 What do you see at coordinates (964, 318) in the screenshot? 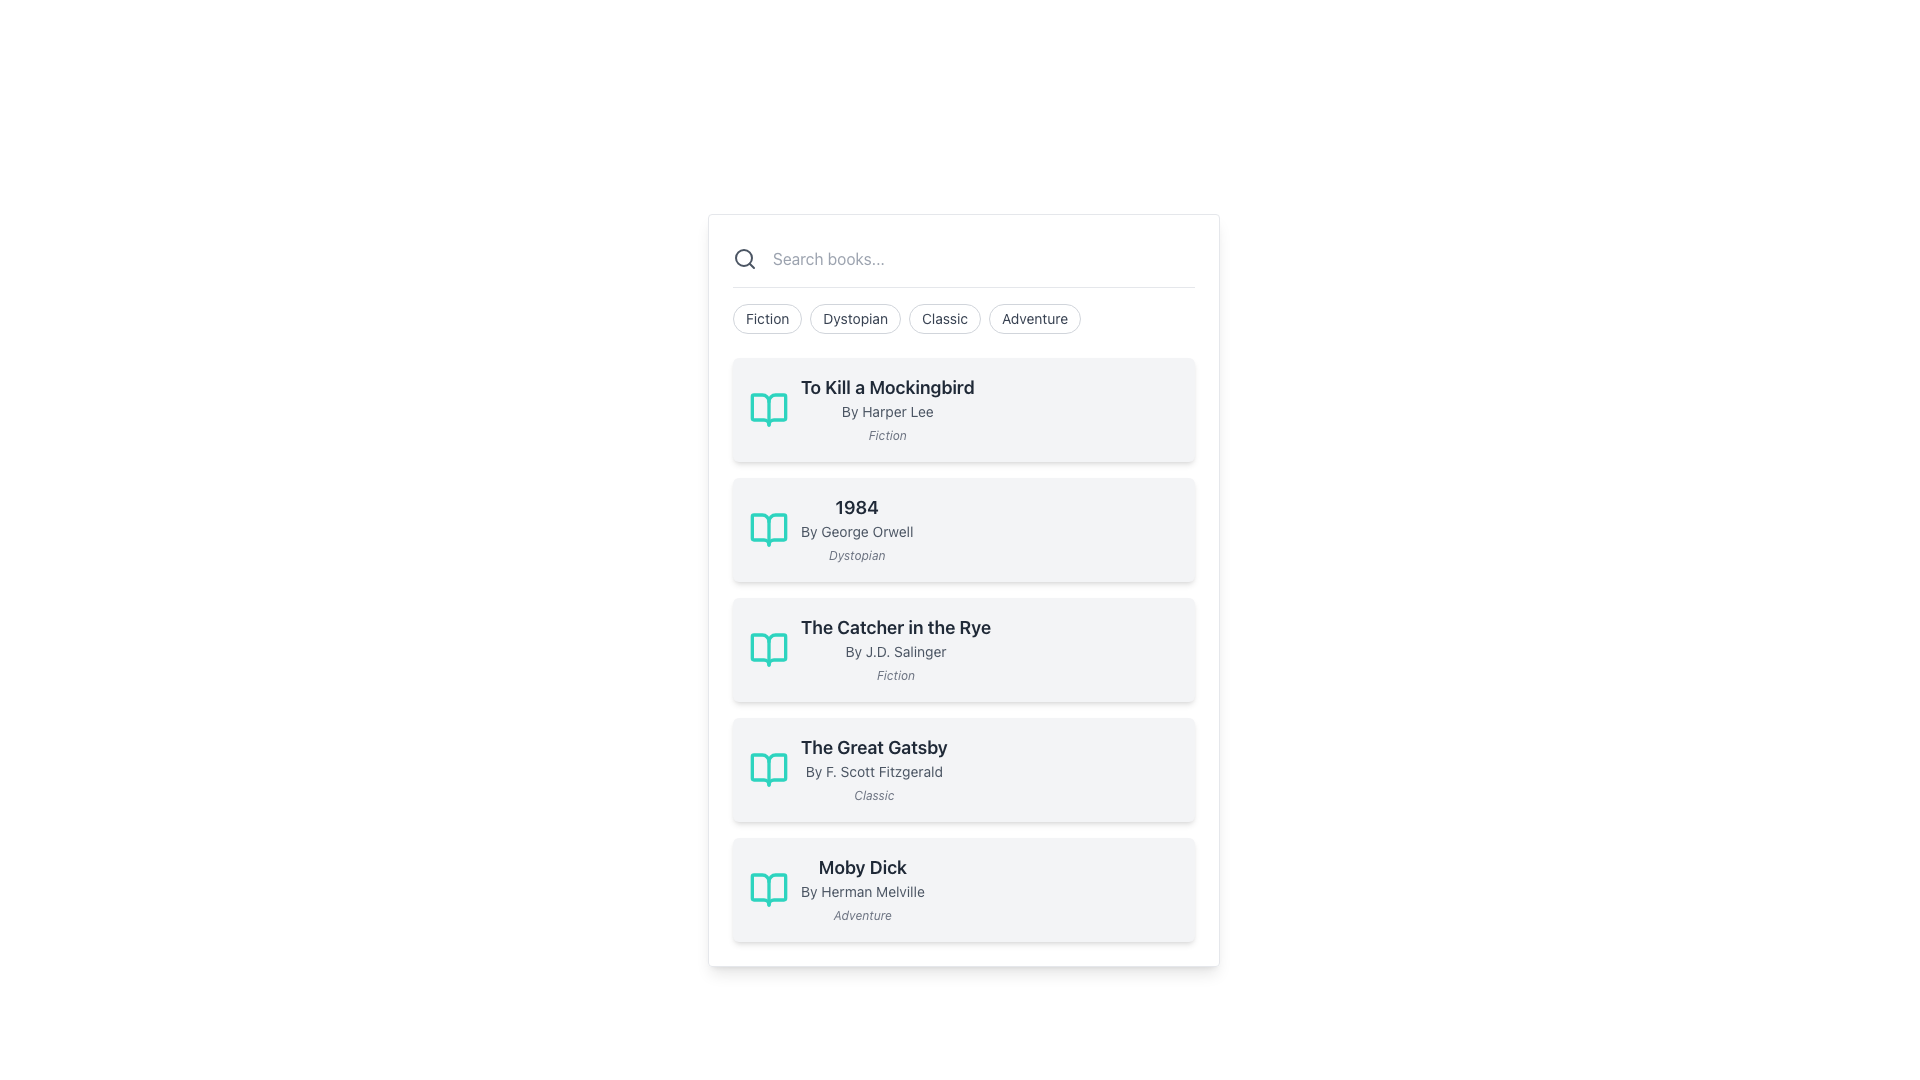
I see `the Interactive category filter tags located beneath the search bar` at bounding box center [964, 318].